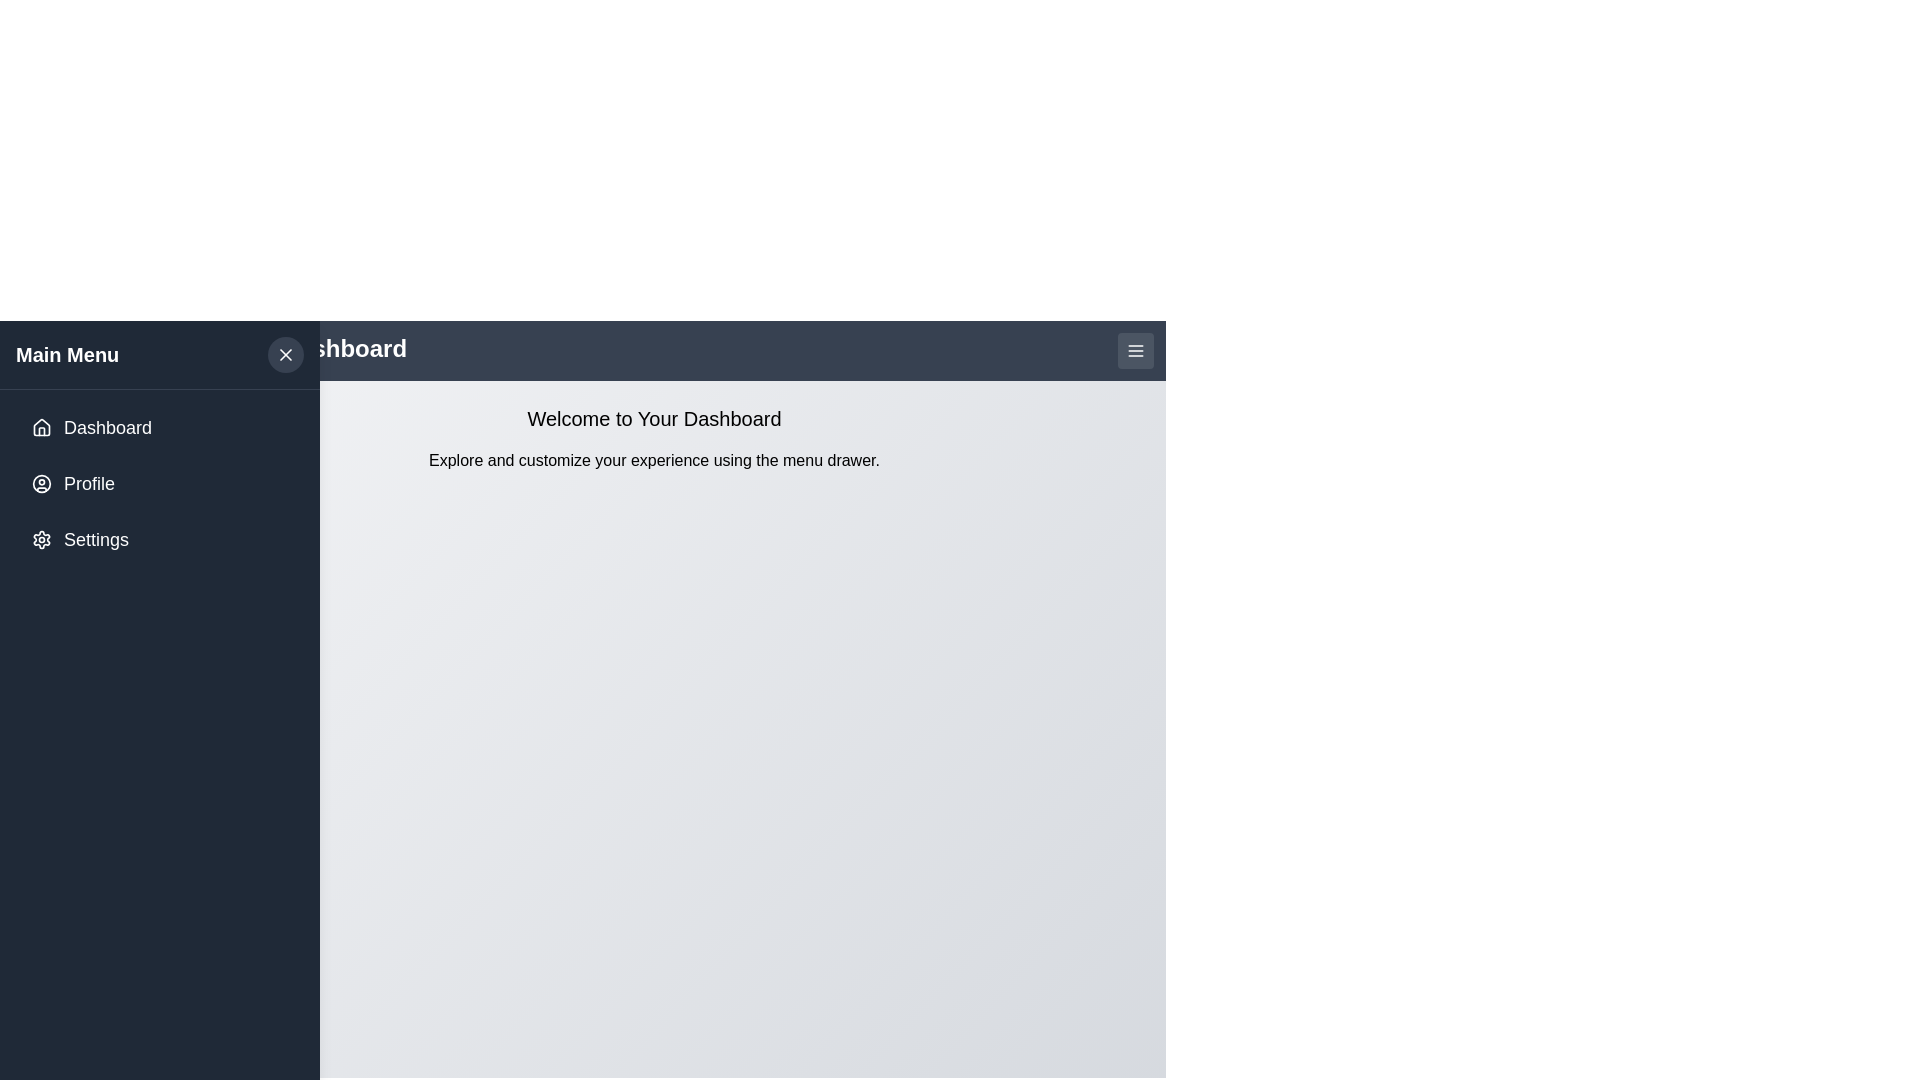  I want to click on the 'Dashboard' button located at the top of the sidebar menu to change its background color, so click(158, 427).